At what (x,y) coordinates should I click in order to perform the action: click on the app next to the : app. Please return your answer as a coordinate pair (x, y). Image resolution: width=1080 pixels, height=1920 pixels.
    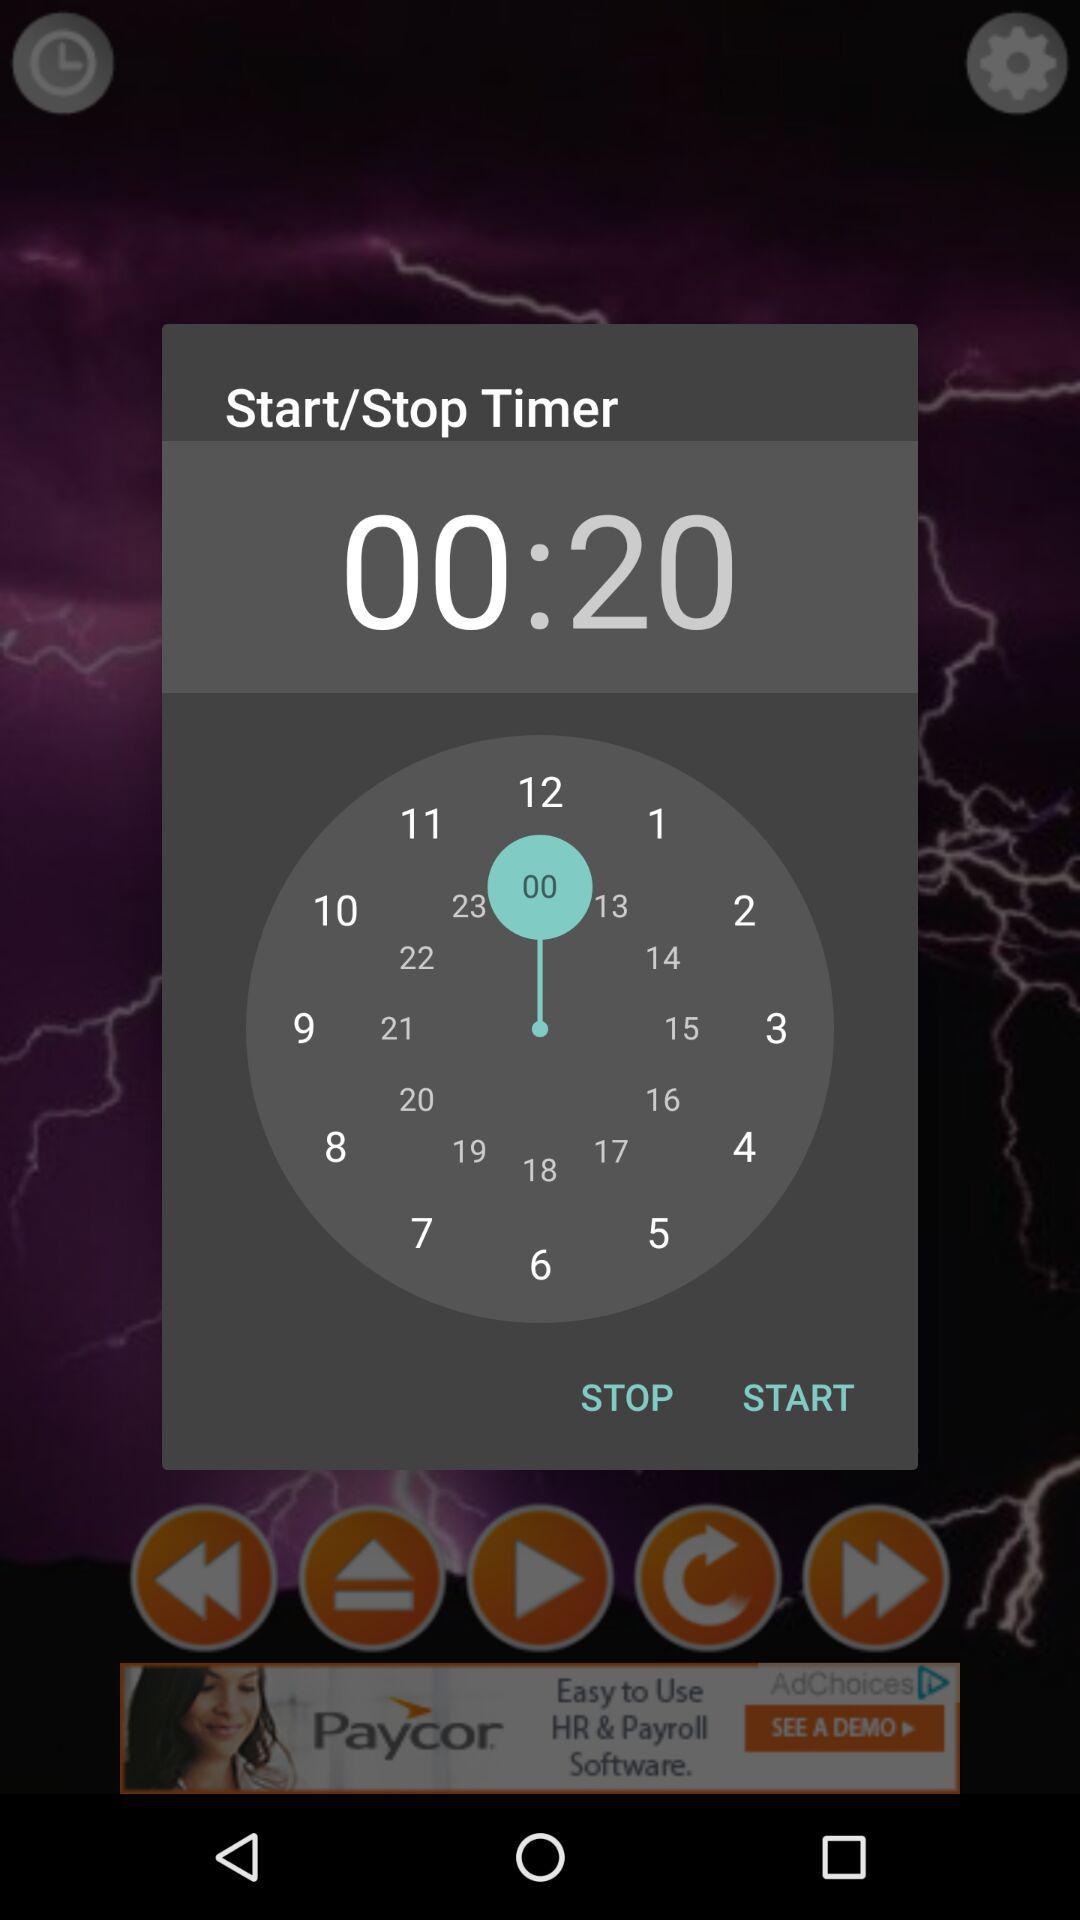
    Looking at the image, I should click on (425, 565).